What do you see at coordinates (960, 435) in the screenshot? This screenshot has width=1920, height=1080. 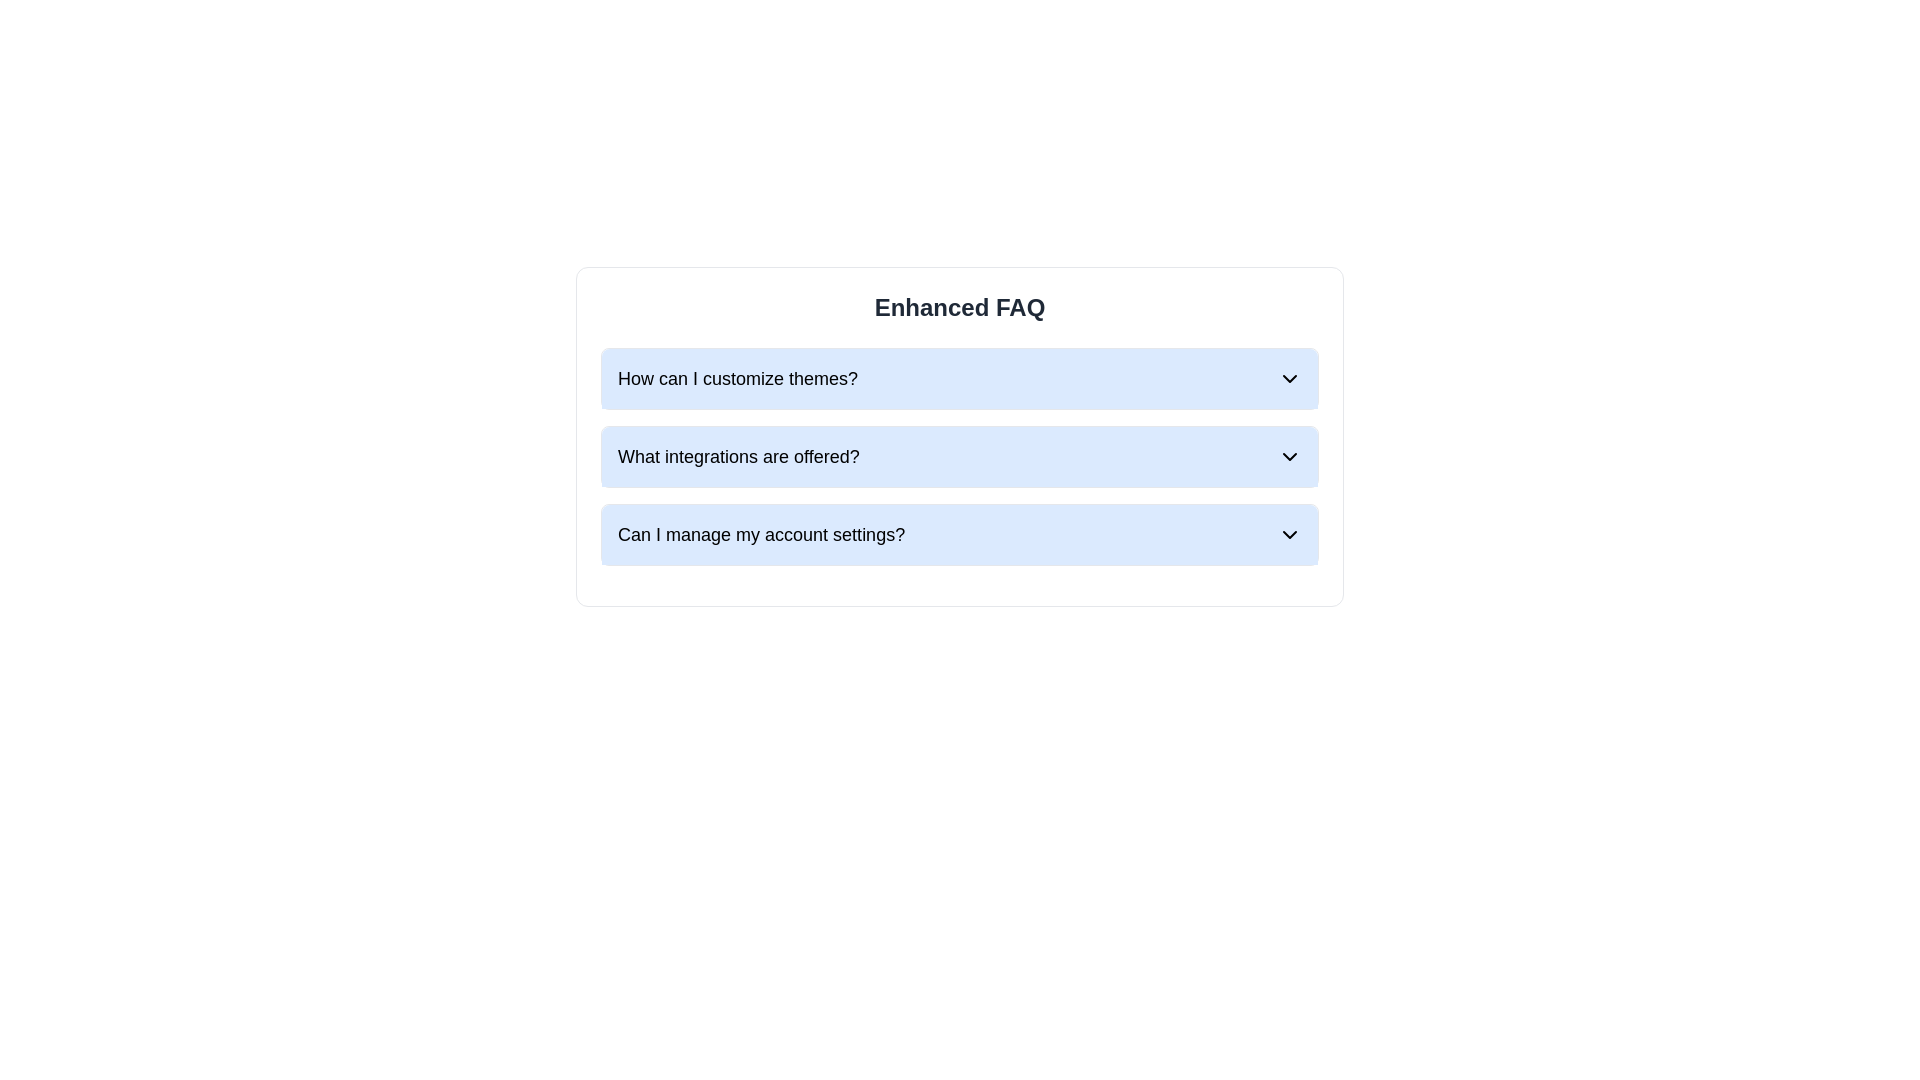 I see `the chevron of the Interactive FAQ item for the question 'What integrations are offered?'` at bounding box center [960, 435].